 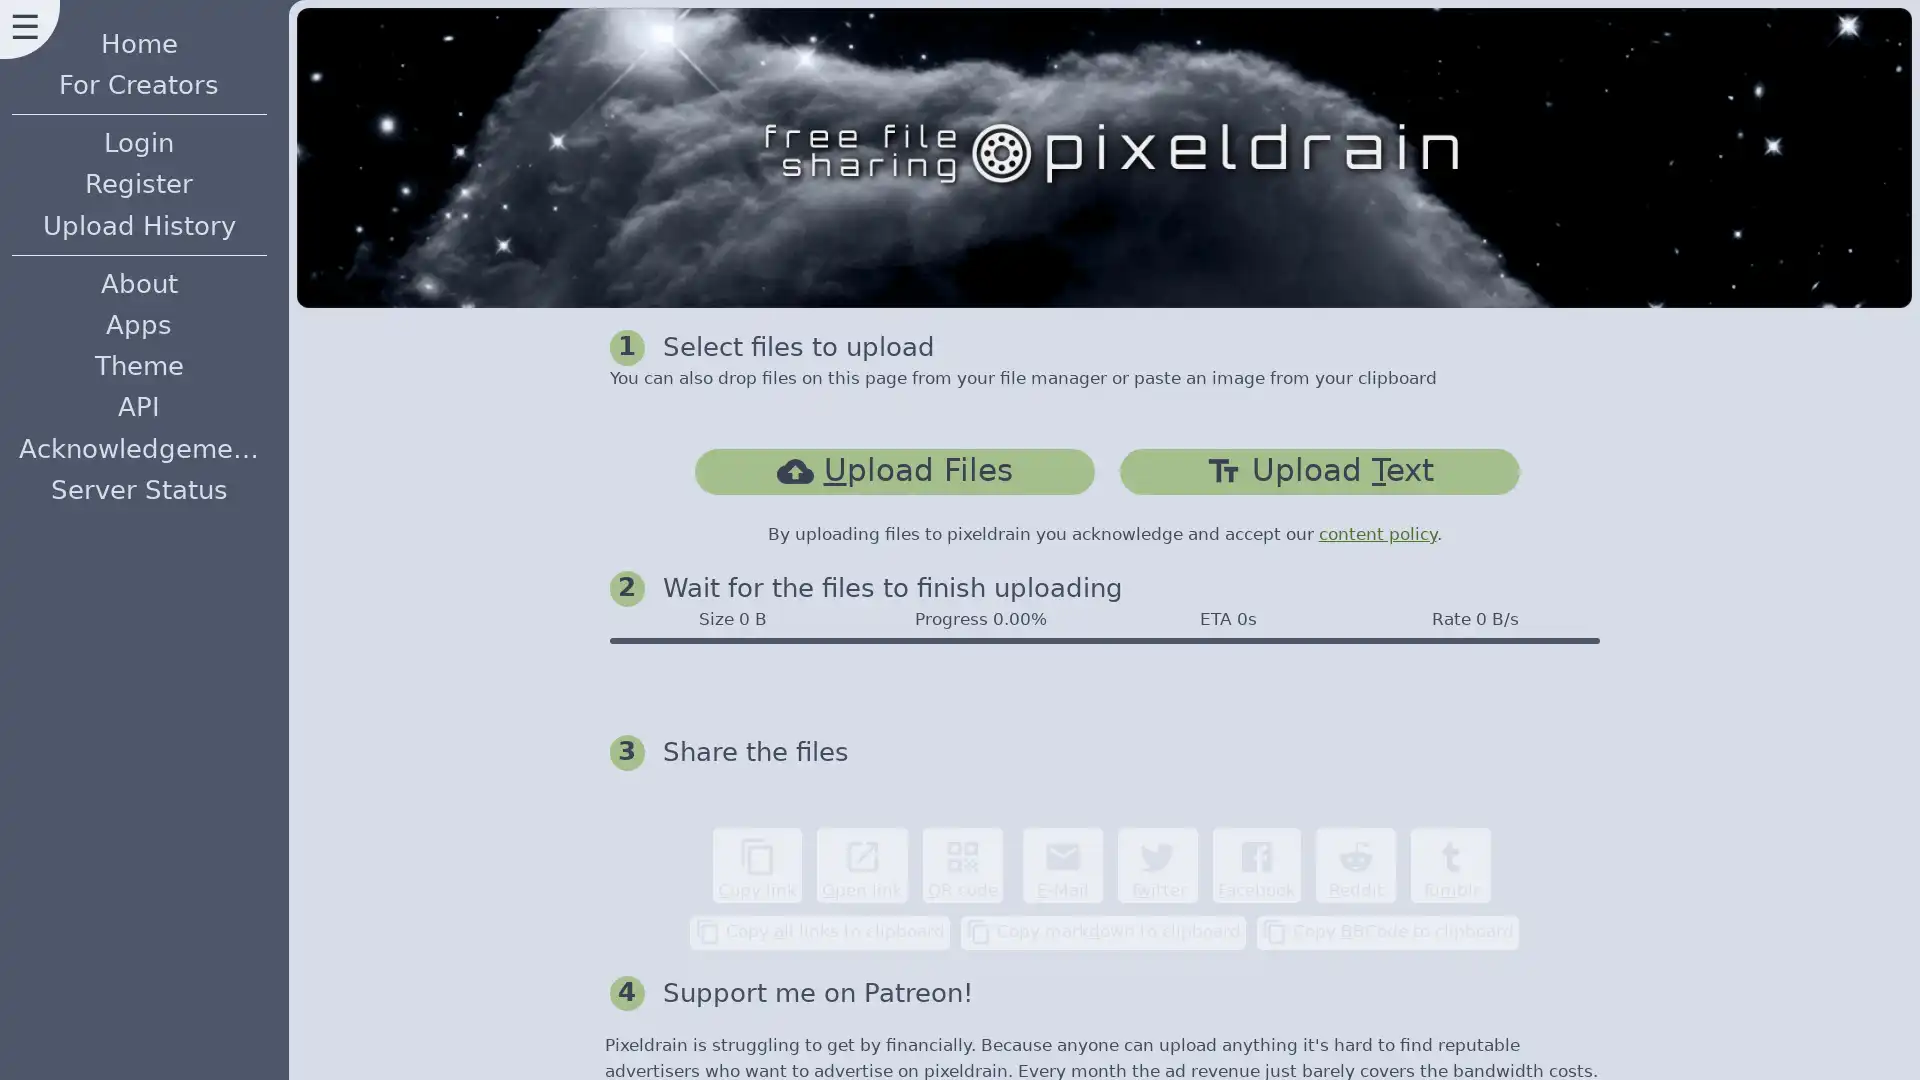 I want to click on content_copy Copy BBCode to clipboard, so click(x=1386, y=932).